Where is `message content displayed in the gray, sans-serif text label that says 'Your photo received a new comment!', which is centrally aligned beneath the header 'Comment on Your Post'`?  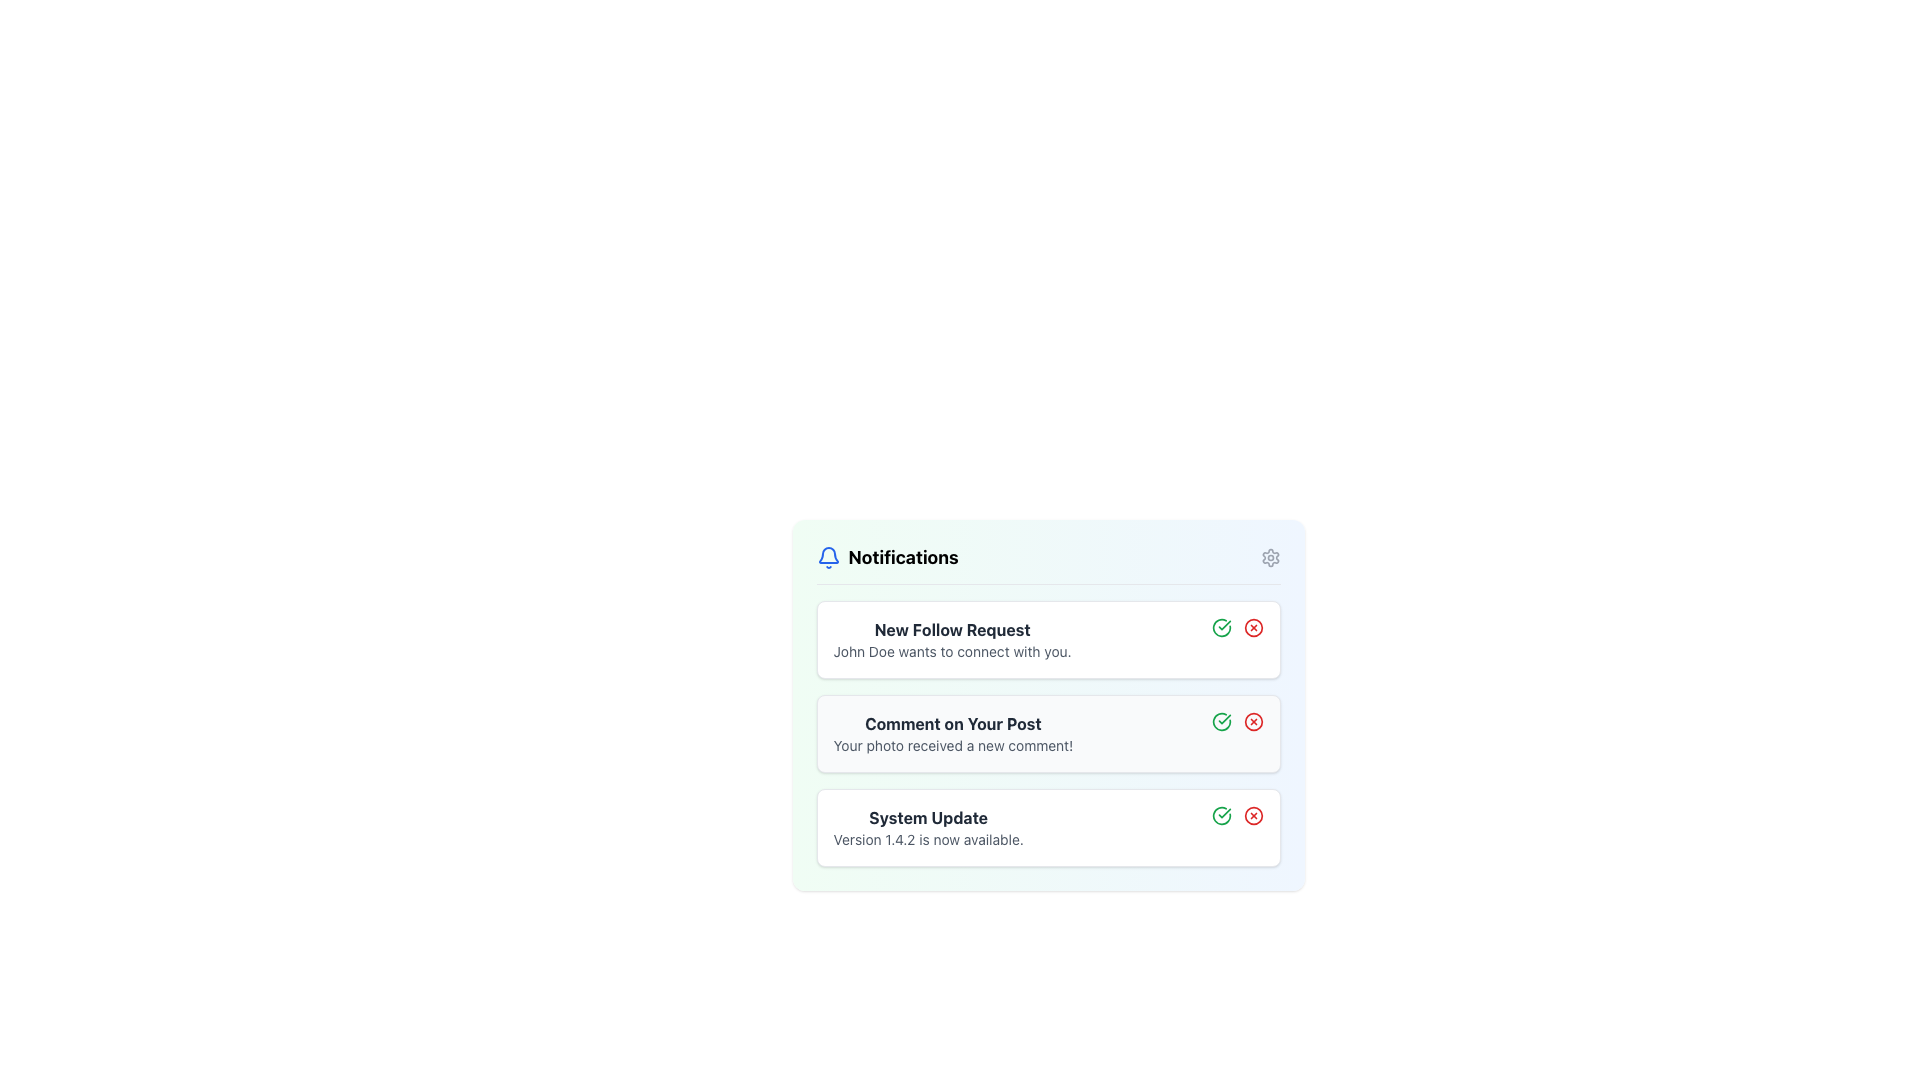 message content displayed in the gray, sans-serif text label that says 'Your photo received a new comment!', which is centrally aligned beneath the header 'Comment on Your Post' is located at coordinates (952, 745).